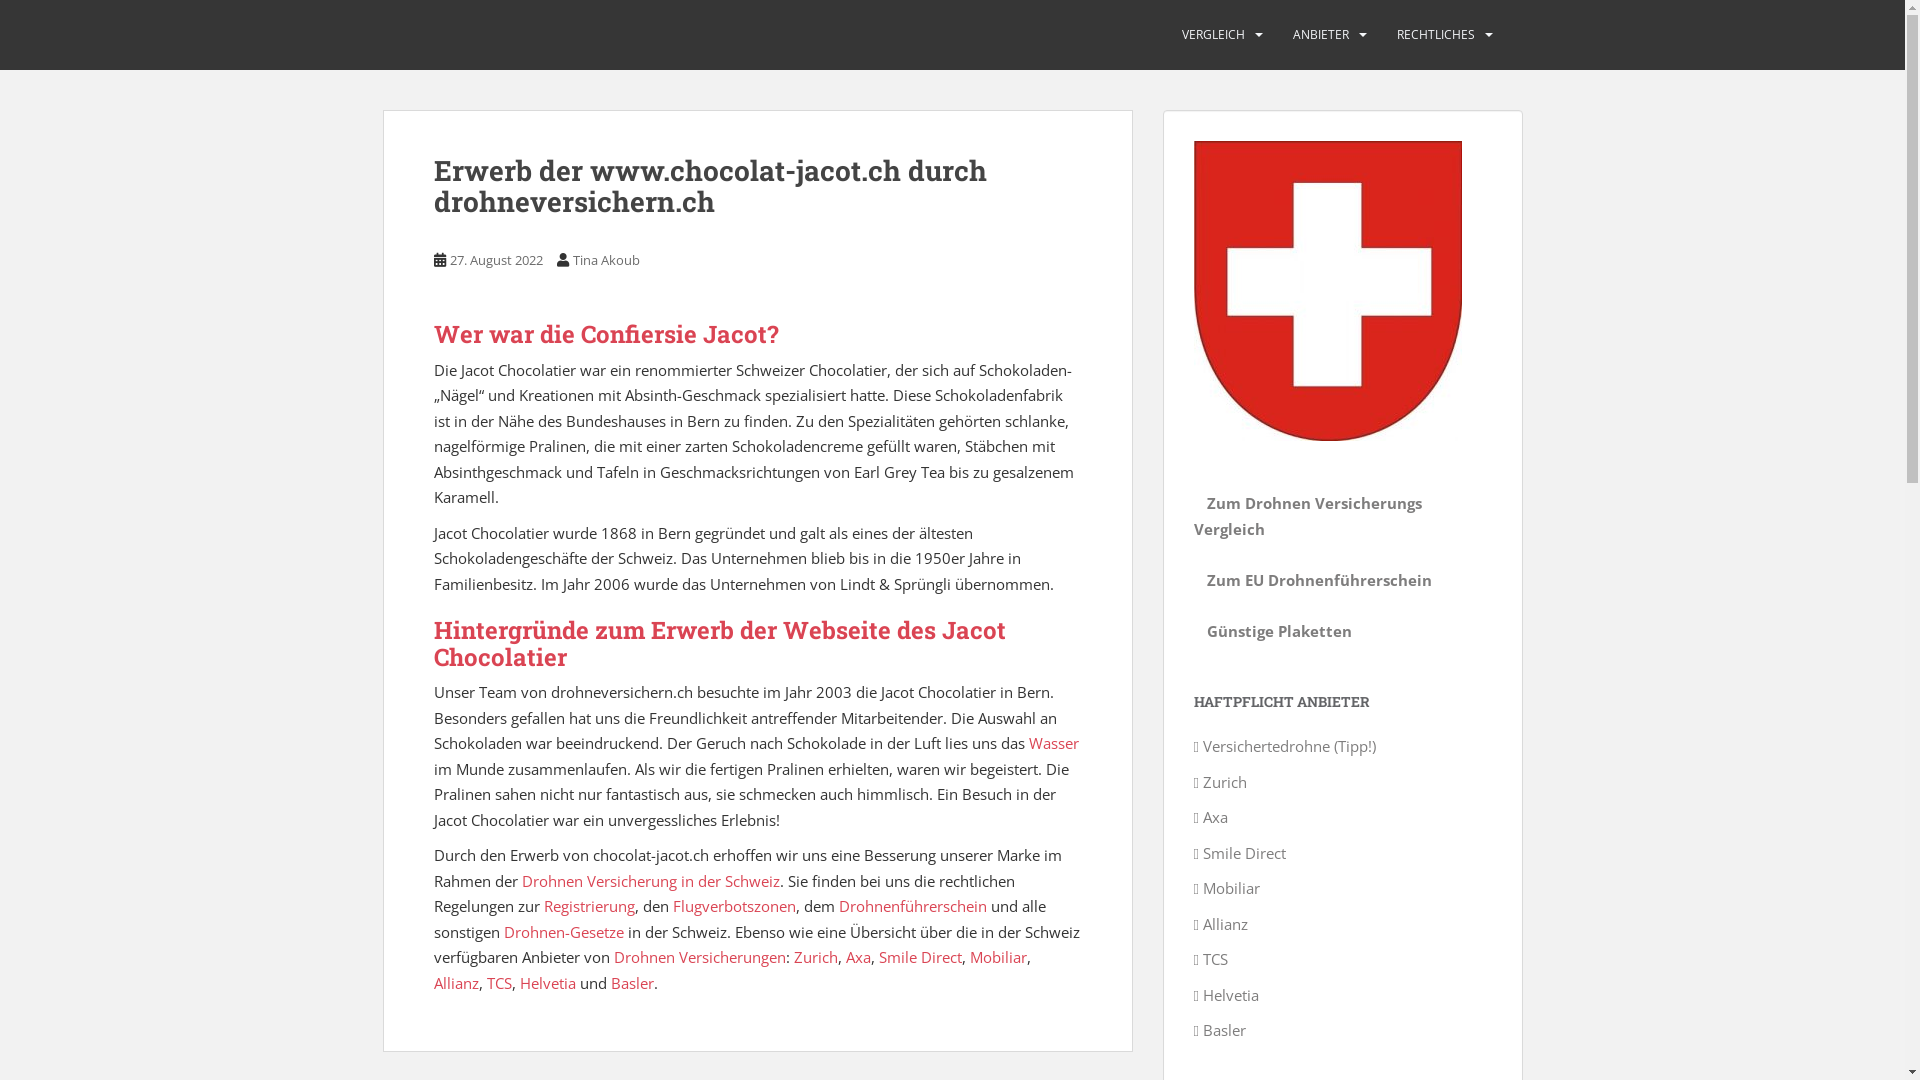 The image size is (1920, 1080). What do you see at coordinates (651, 879) in the screenshot?
I see `'Drohnen Versicherung in der Schweiz'` at bounding box center [651, 879].